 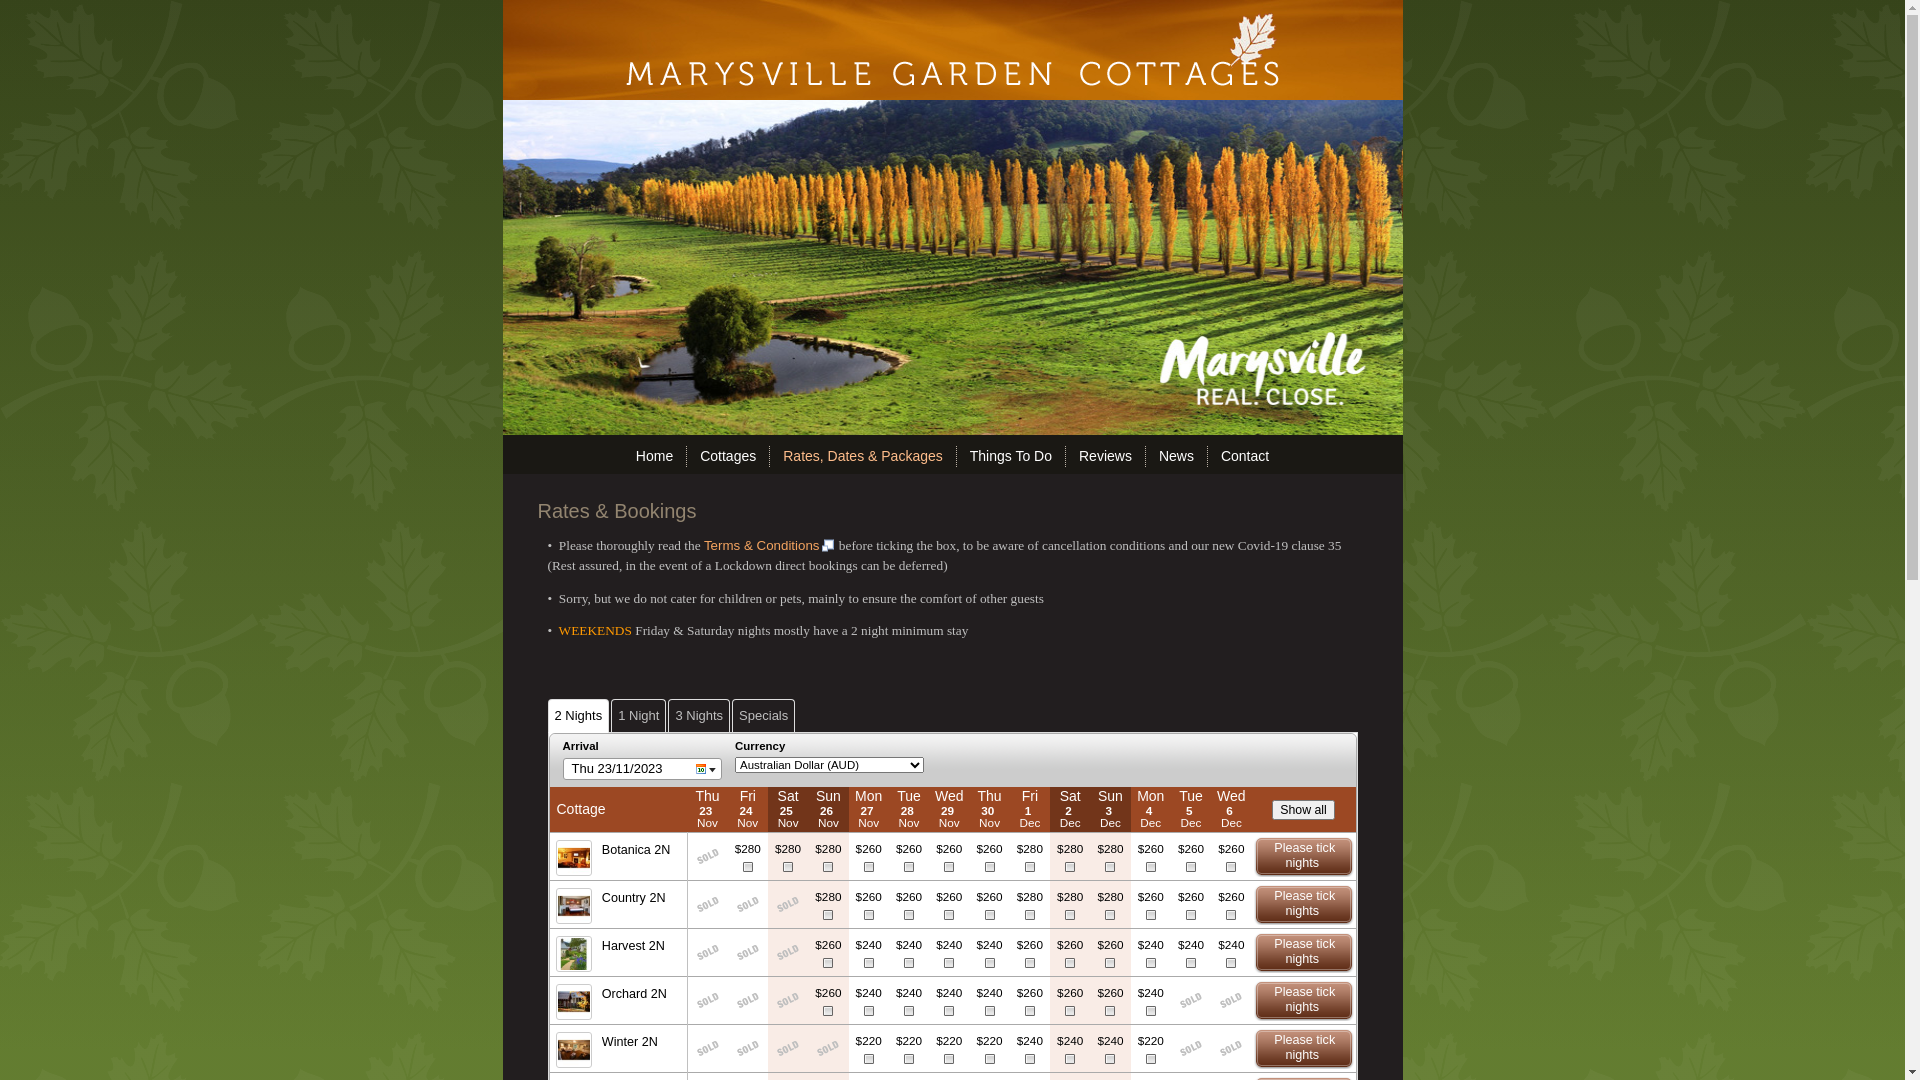 I want to click on 'Show all', so click(x=1303, y=810).